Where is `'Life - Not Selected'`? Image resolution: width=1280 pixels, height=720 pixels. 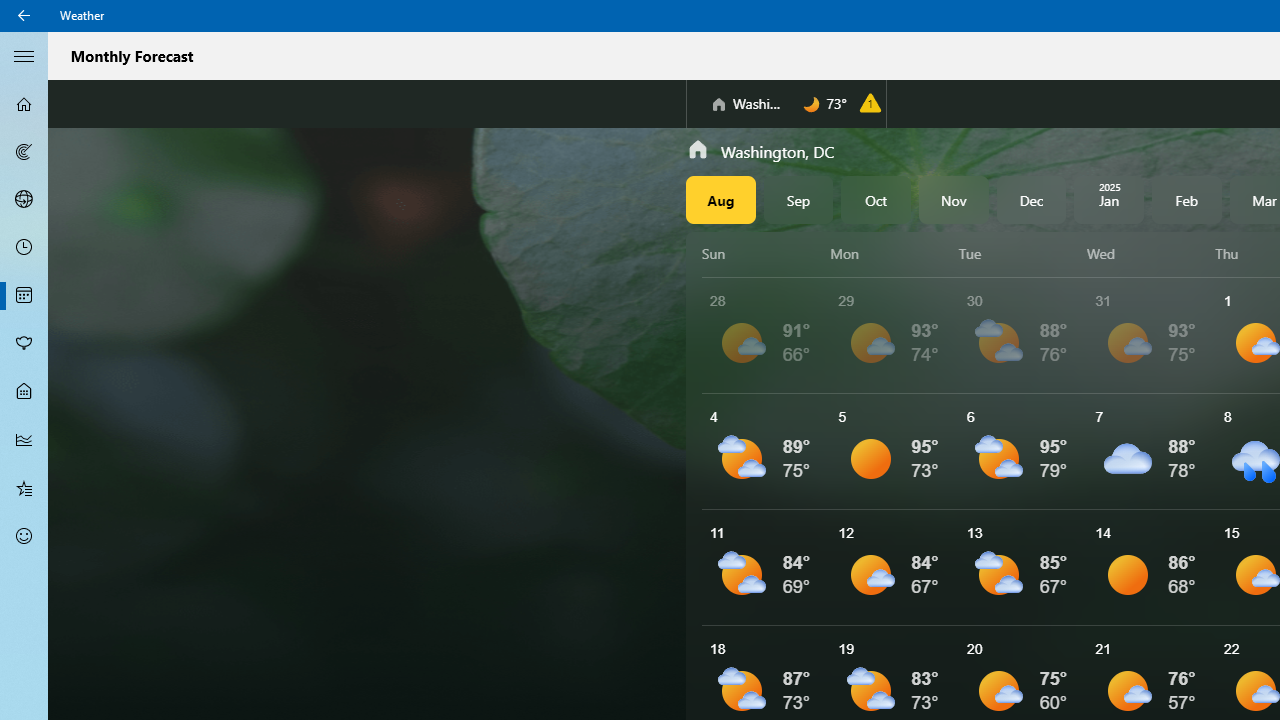 'Life - Not Selected' is located at coordinates (24, 392).